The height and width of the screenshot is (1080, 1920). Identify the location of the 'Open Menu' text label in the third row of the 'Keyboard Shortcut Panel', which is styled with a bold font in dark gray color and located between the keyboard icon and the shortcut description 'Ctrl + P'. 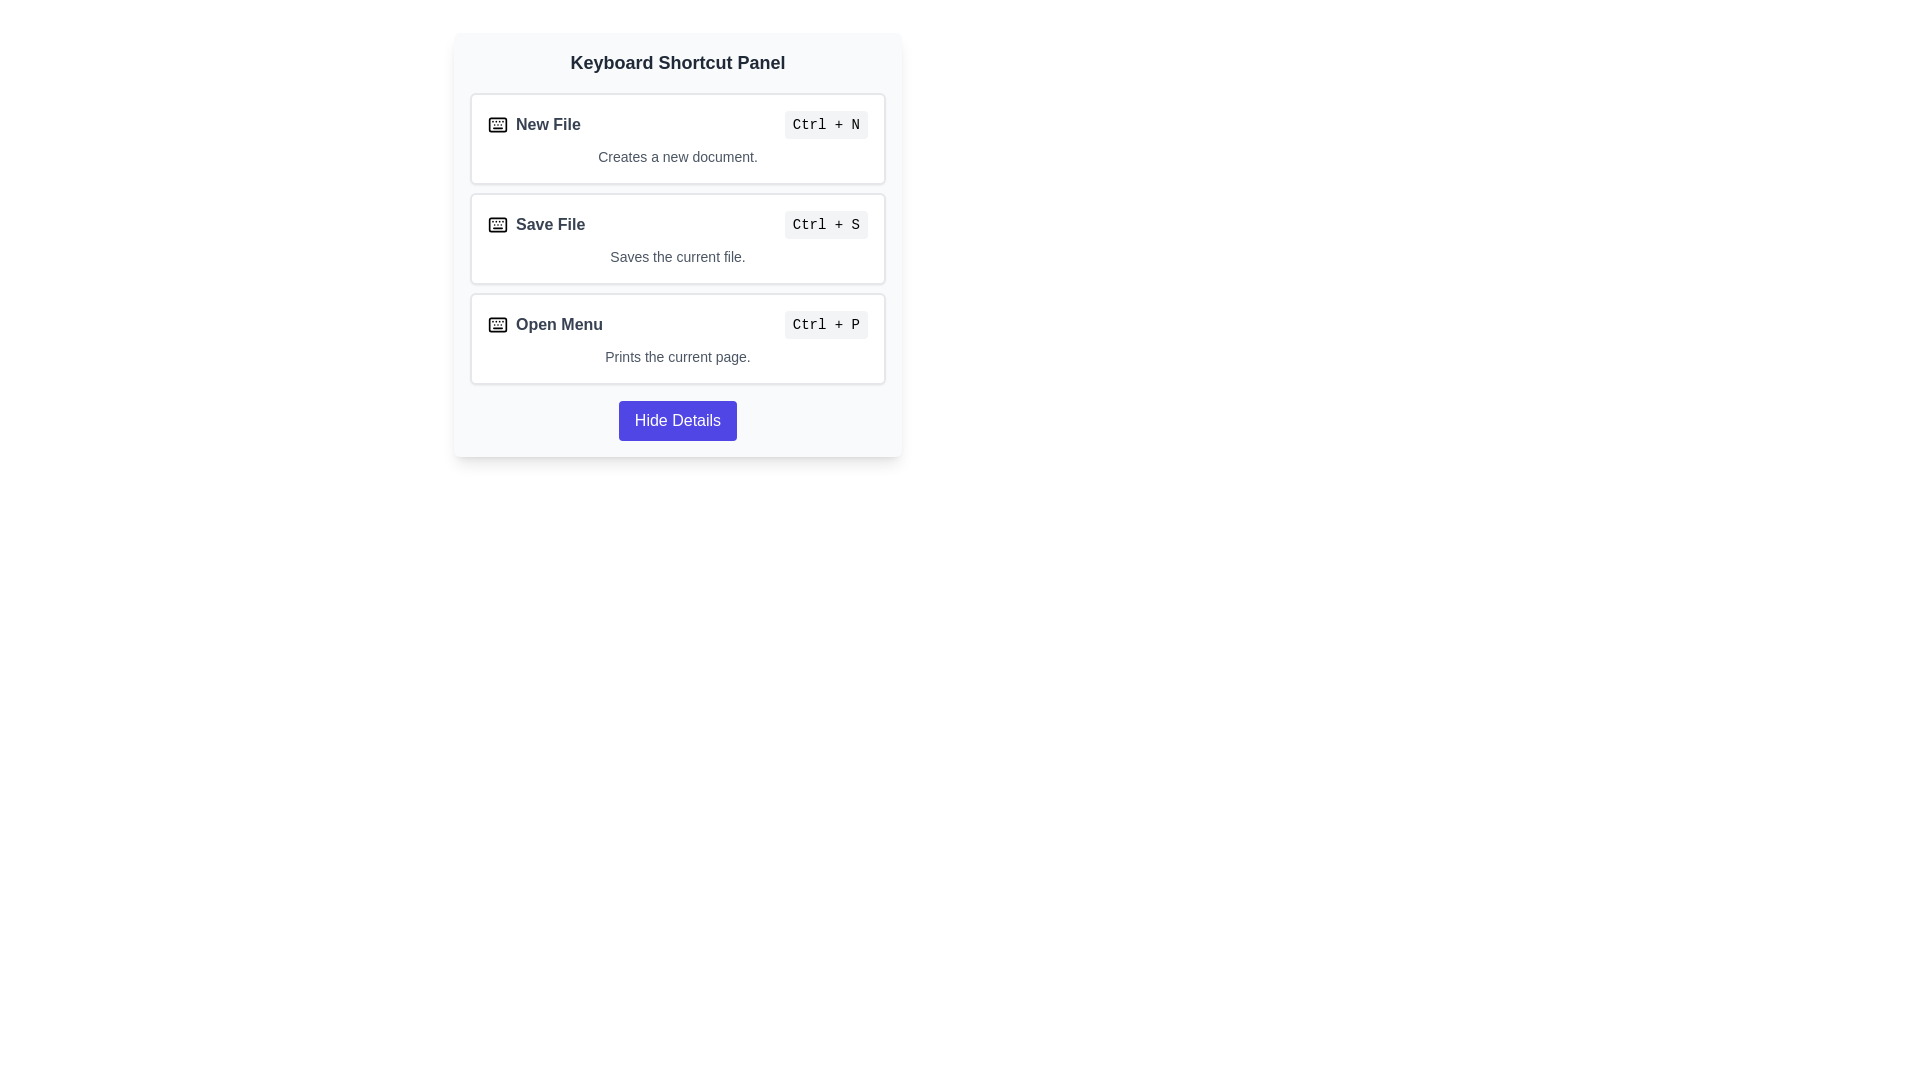
(559, 323).